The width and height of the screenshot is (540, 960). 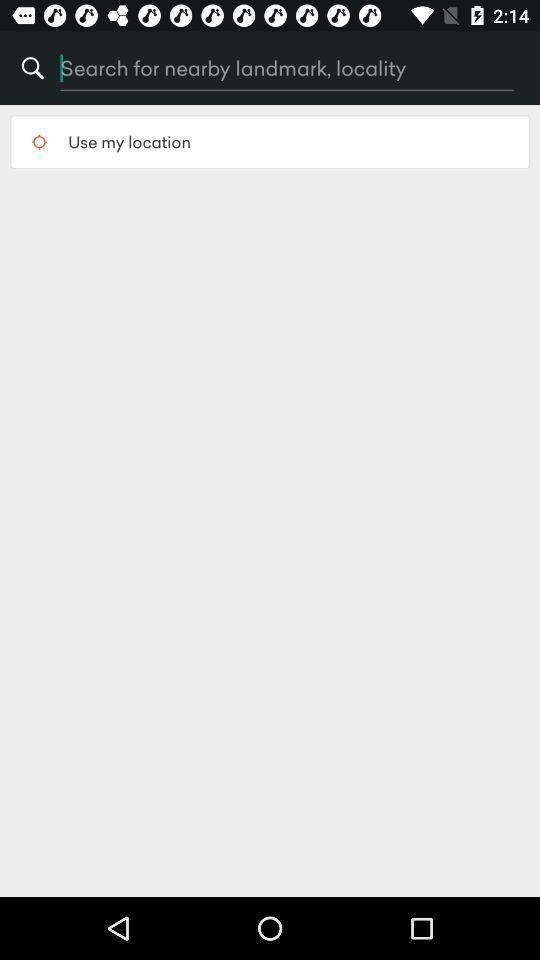 What do you see at coordinates (243, 68) in the screenshot?
I see `item above the use my location item` at bounding box center [243, 68].